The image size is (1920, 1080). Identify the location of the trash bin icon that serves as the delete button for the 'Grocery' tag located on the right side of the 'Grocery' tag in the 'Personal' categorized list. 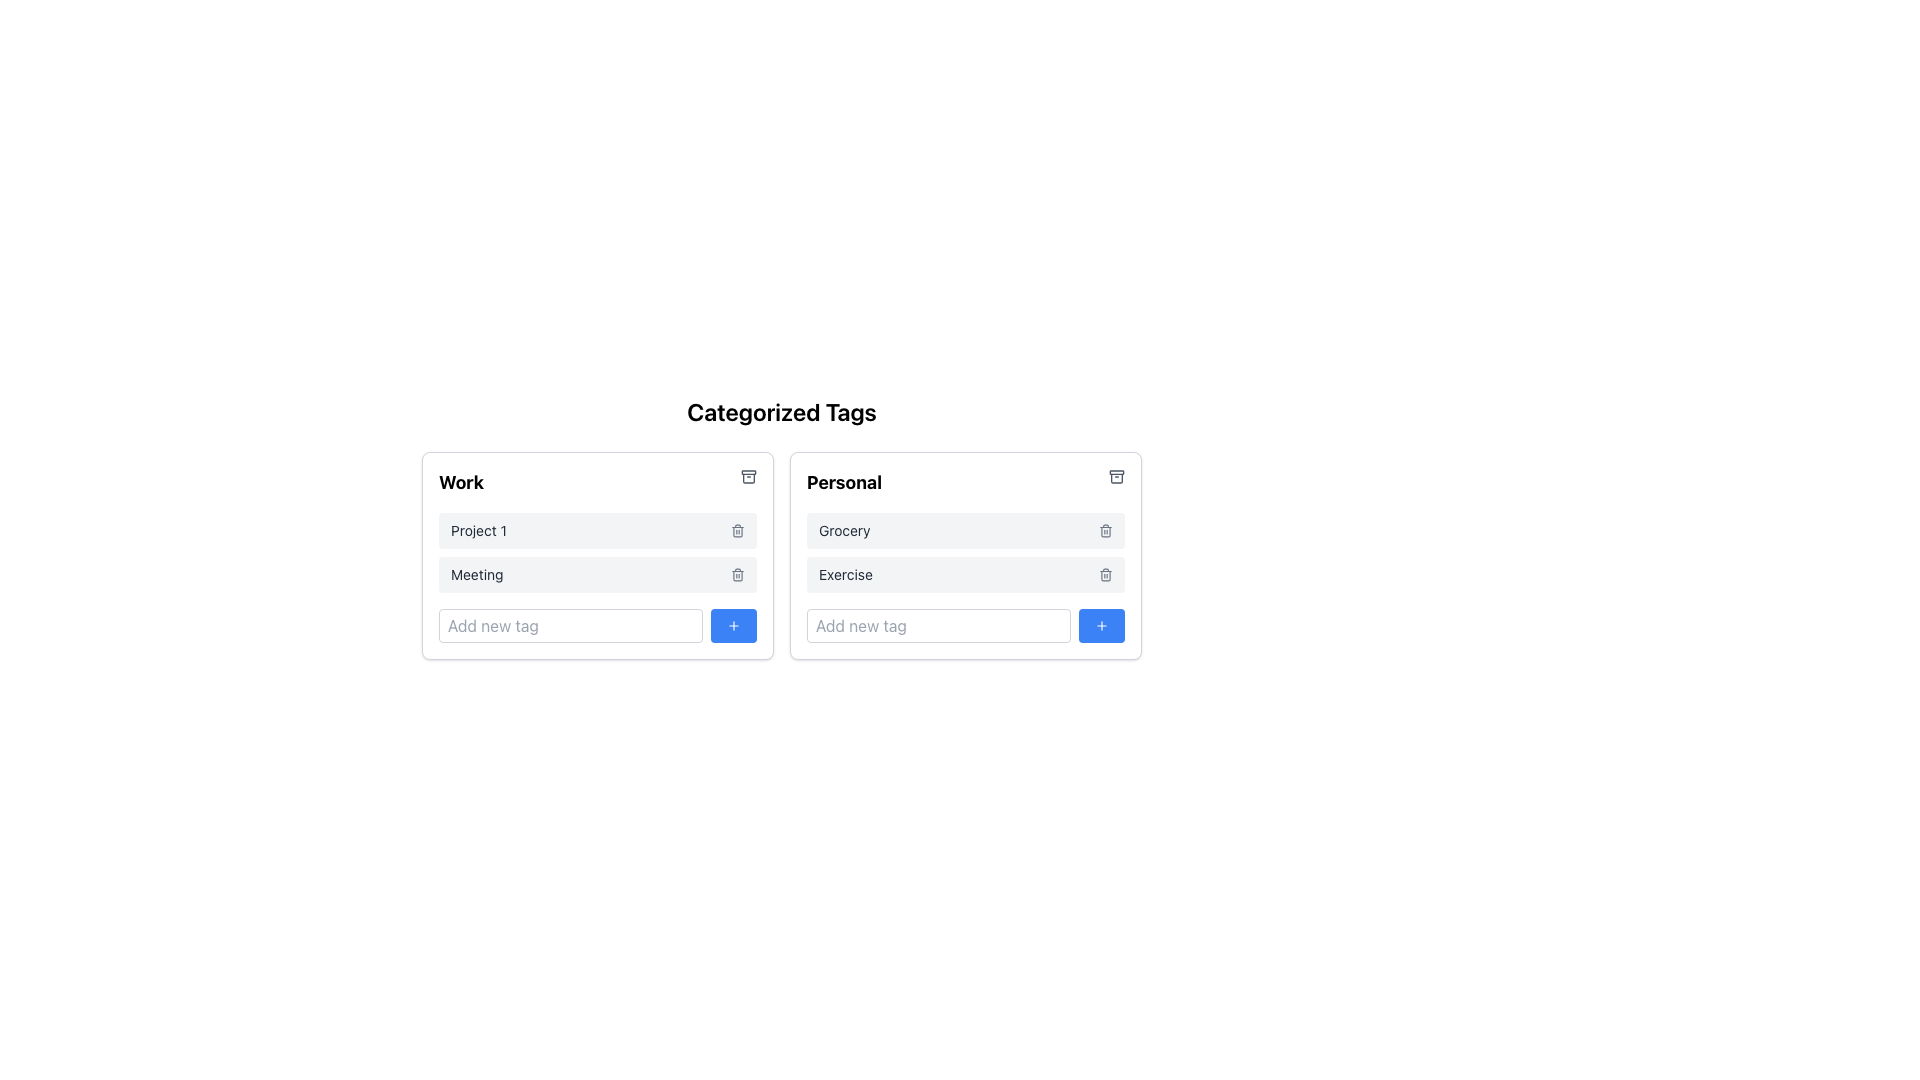
(1104, 530).